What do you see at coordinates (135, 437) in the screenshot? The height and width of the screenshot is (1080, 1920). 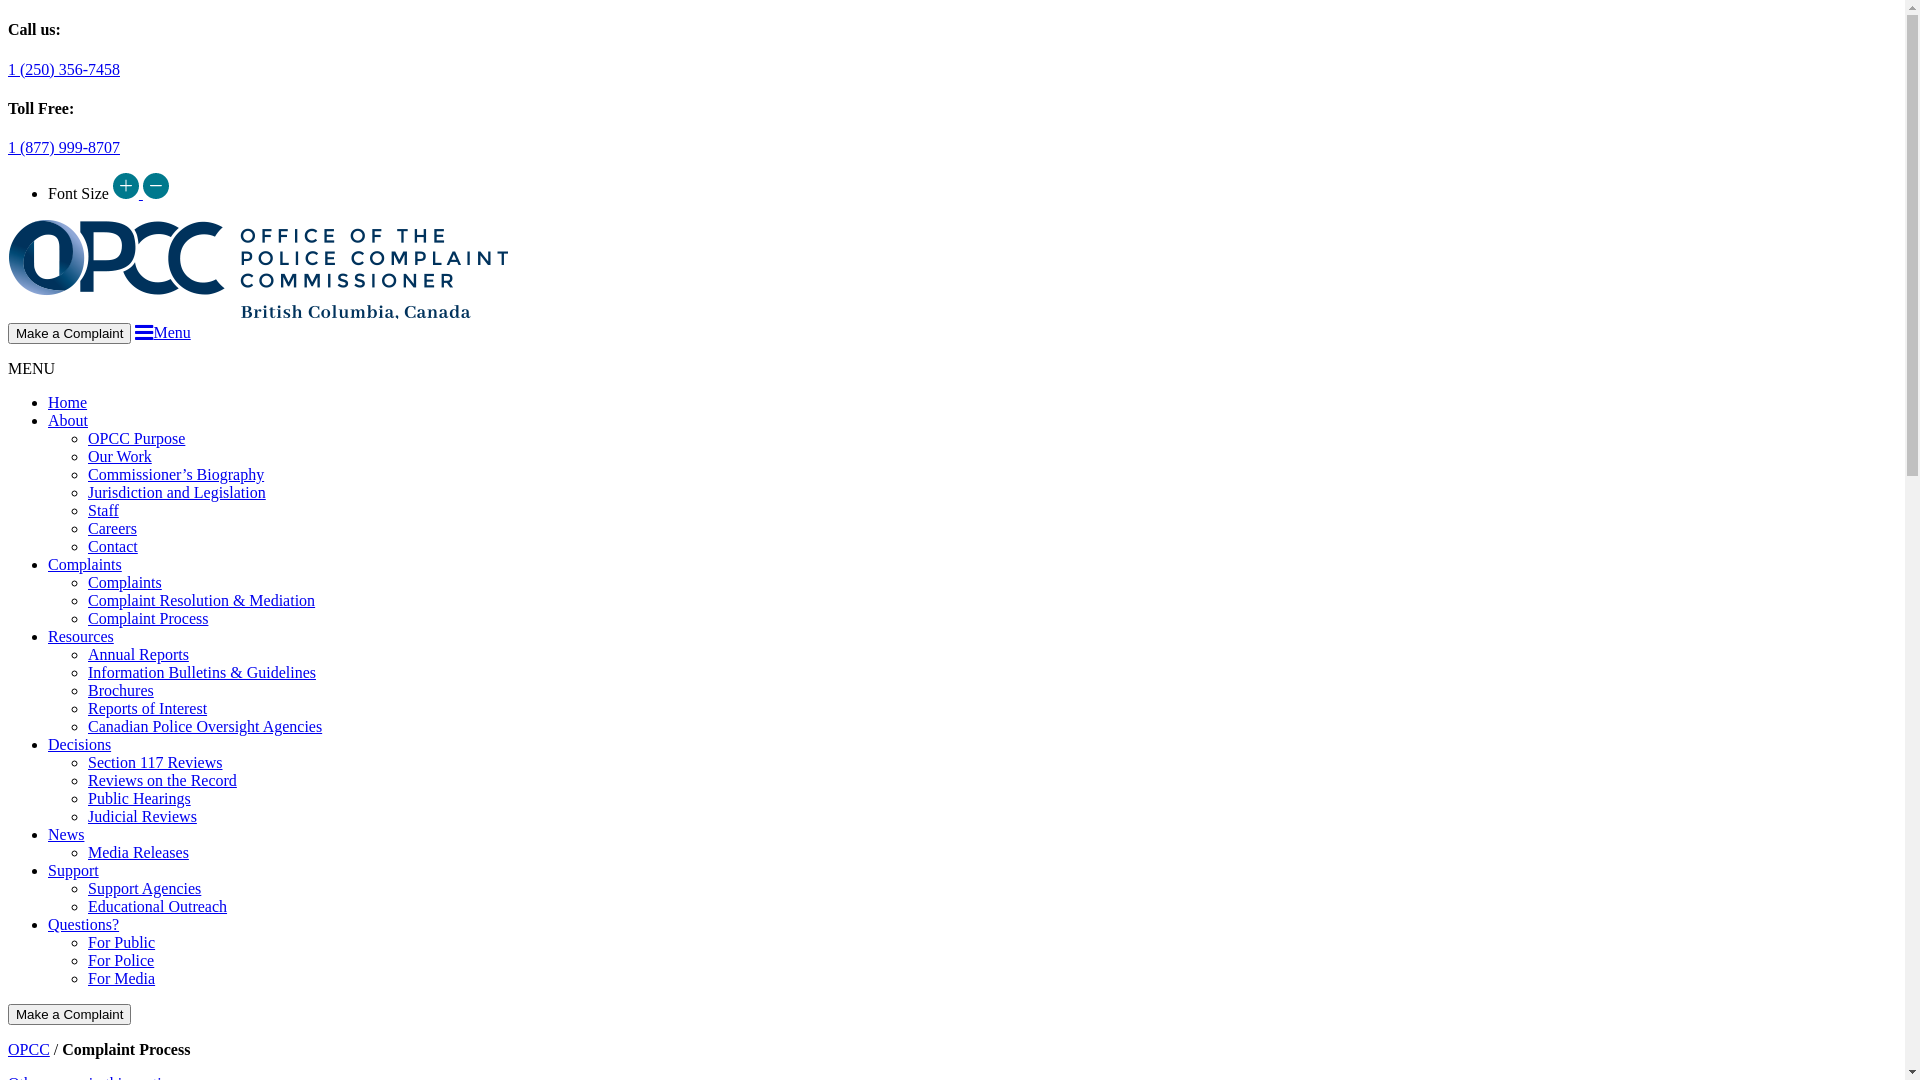 I see `'OPCC Purpose'` at bounding box center [135, 437].